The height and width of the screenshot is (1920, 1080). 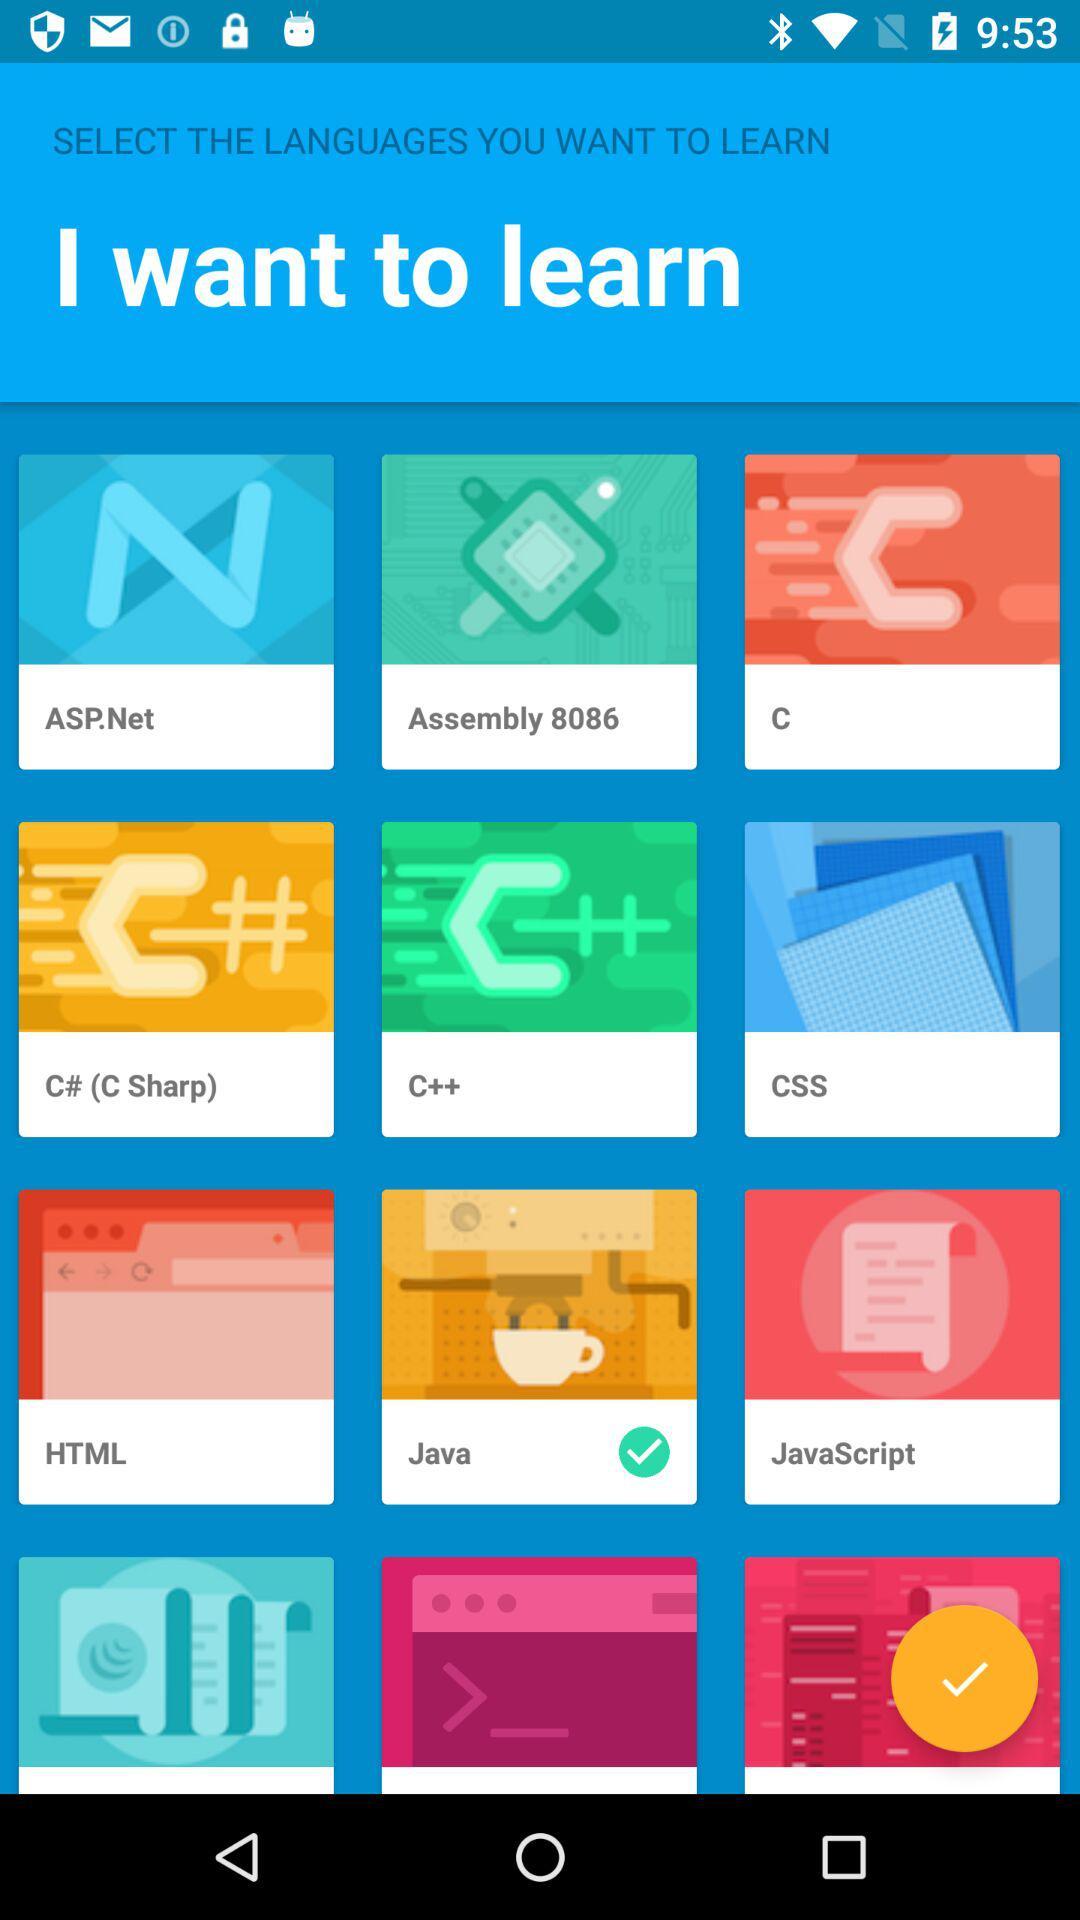 What do you see at coordinates (963, 1678) in the screenshot?
I see `item below the javascript` at bounding box center [963, 1678].